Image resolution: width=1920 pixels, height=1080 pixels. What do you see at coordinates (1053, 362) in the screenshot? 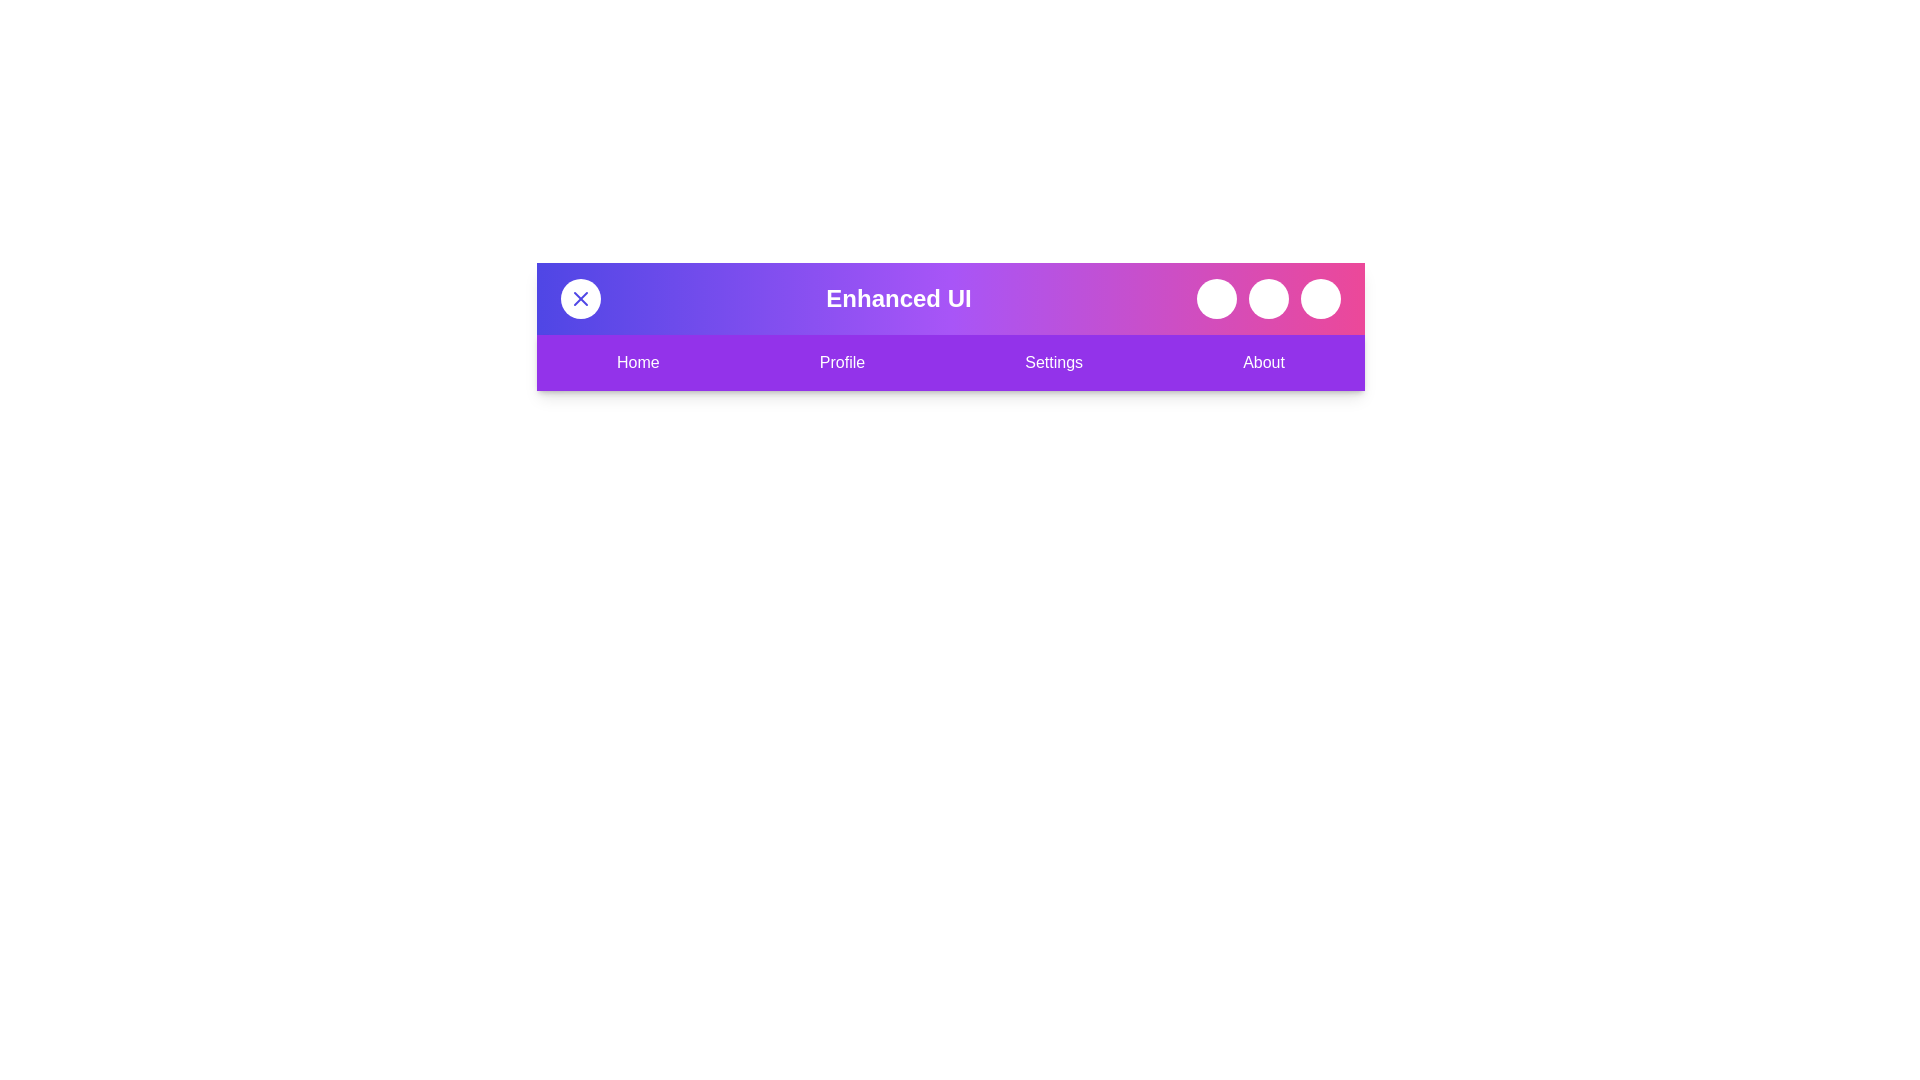
I see `the 'Settings' button in the EnhancedAppBar` at bounding box center [1053, 362].